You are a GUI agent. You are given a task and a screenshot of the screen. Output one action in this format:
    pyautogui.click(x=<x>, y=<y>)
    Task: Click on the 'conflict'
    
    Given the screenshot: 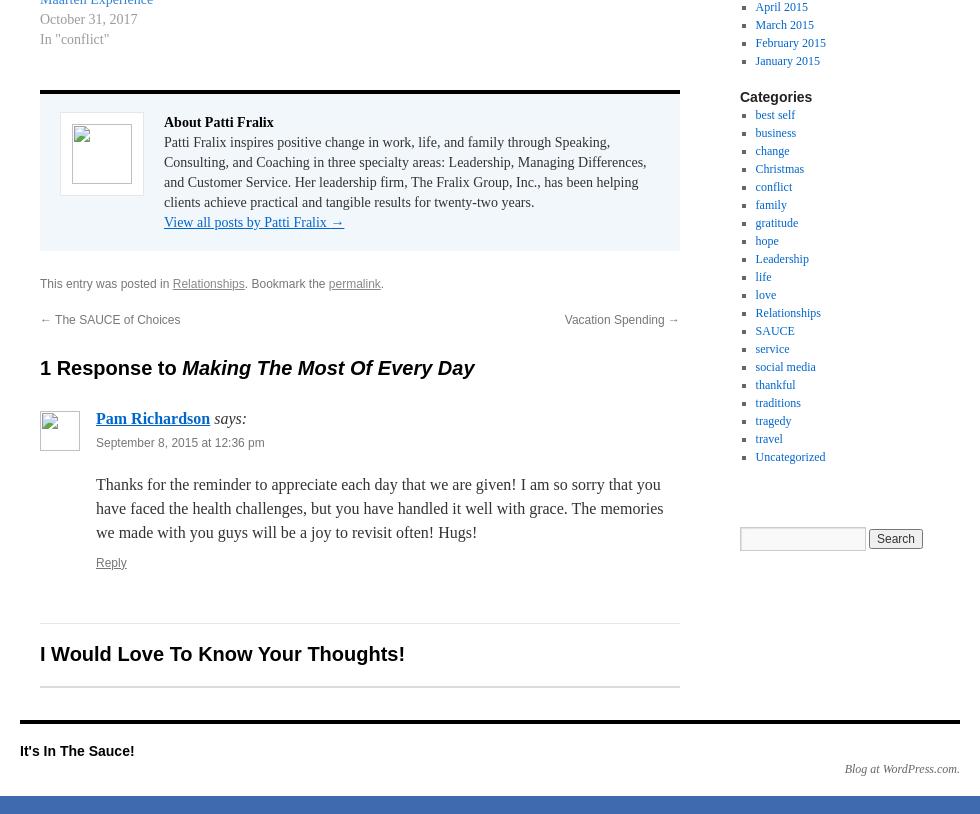 What is the action you would take?
    pyautogui.click(x=773, y=185)
    